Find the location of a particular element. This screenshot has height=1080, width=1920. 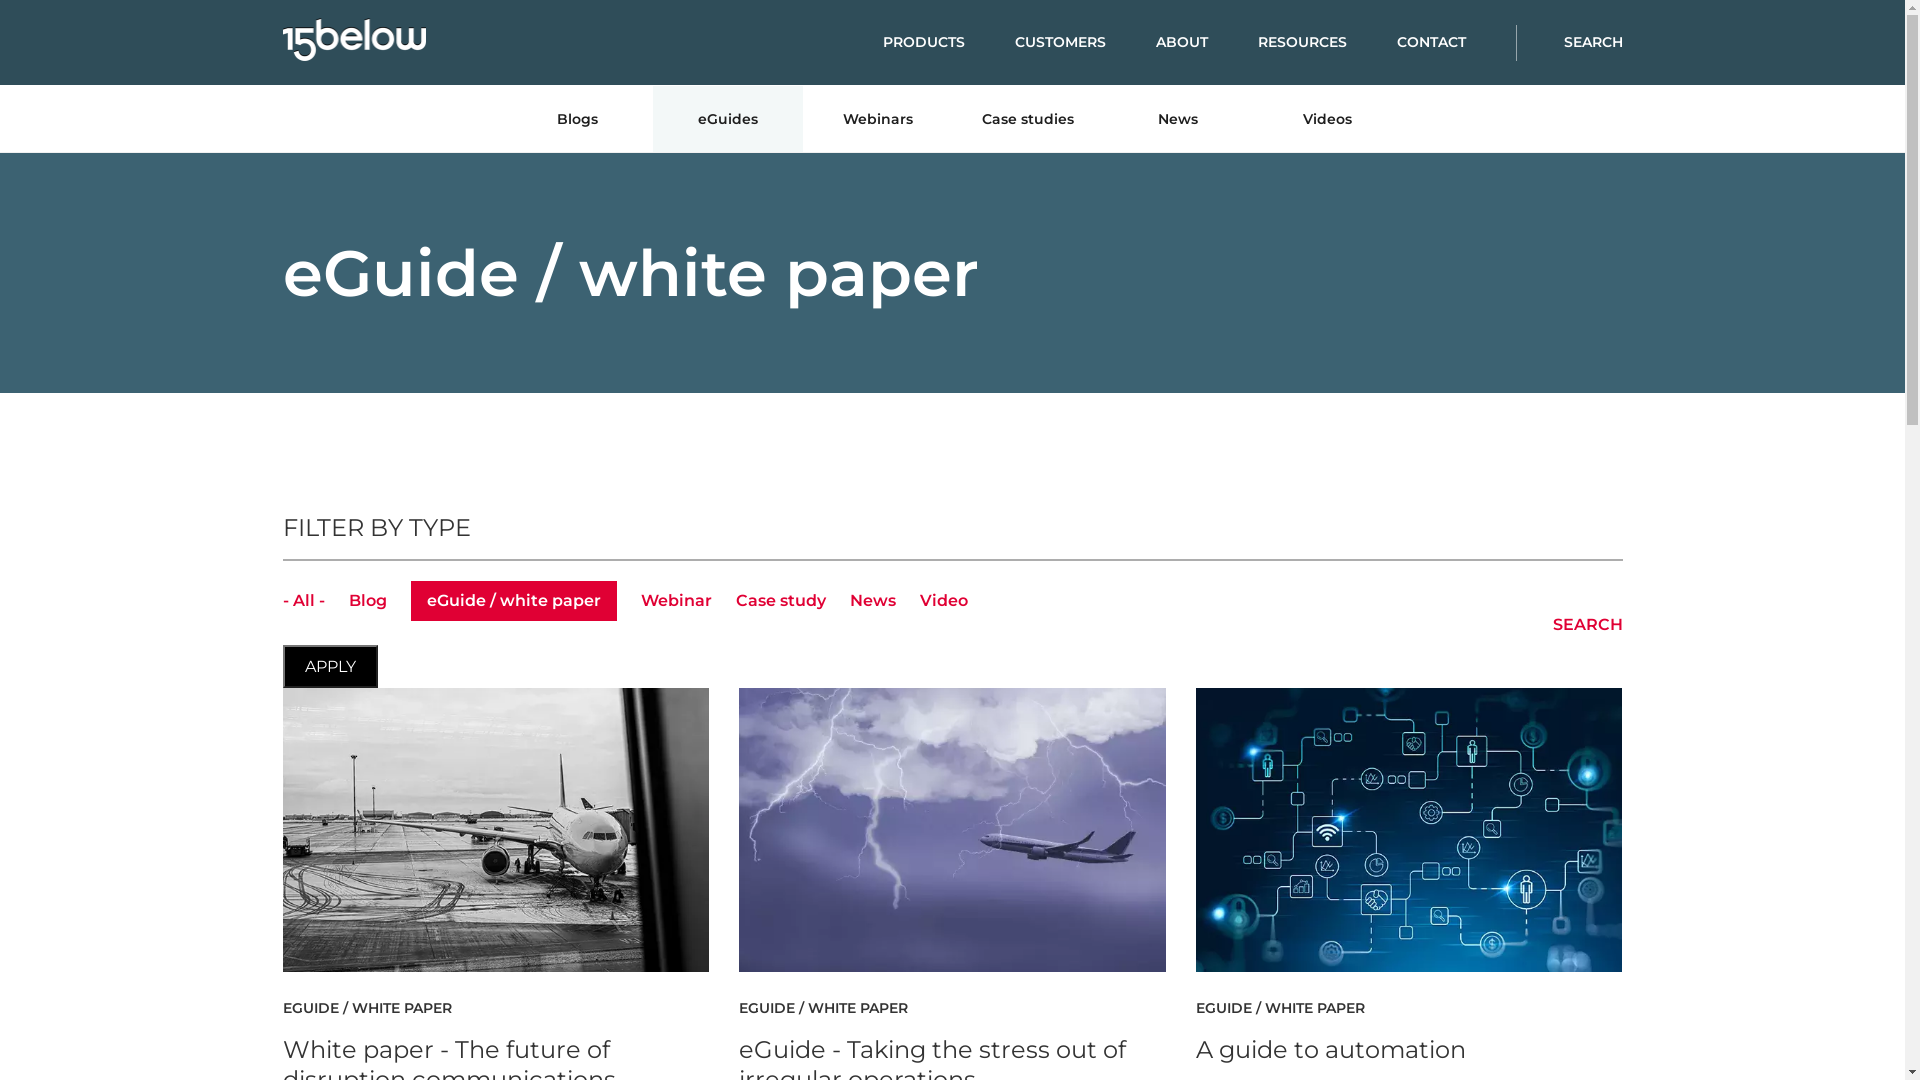

'ABOUT' is located at coordinates (1205, 42).